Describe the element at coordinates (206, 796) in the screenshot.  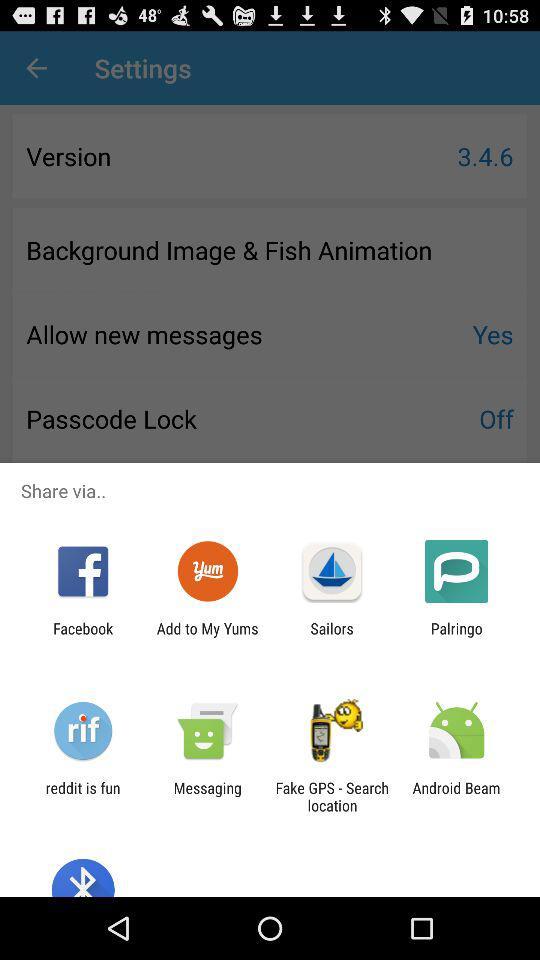
I see `the icon next to fake gps search app` at that location.